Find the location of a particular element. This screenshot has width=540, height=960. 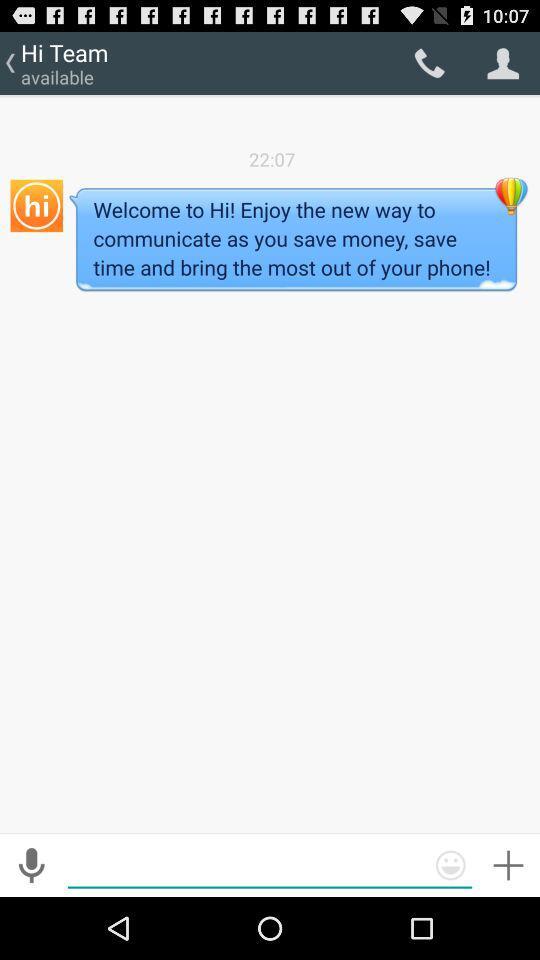

the microphone icon is located at coordinates (30, 926).